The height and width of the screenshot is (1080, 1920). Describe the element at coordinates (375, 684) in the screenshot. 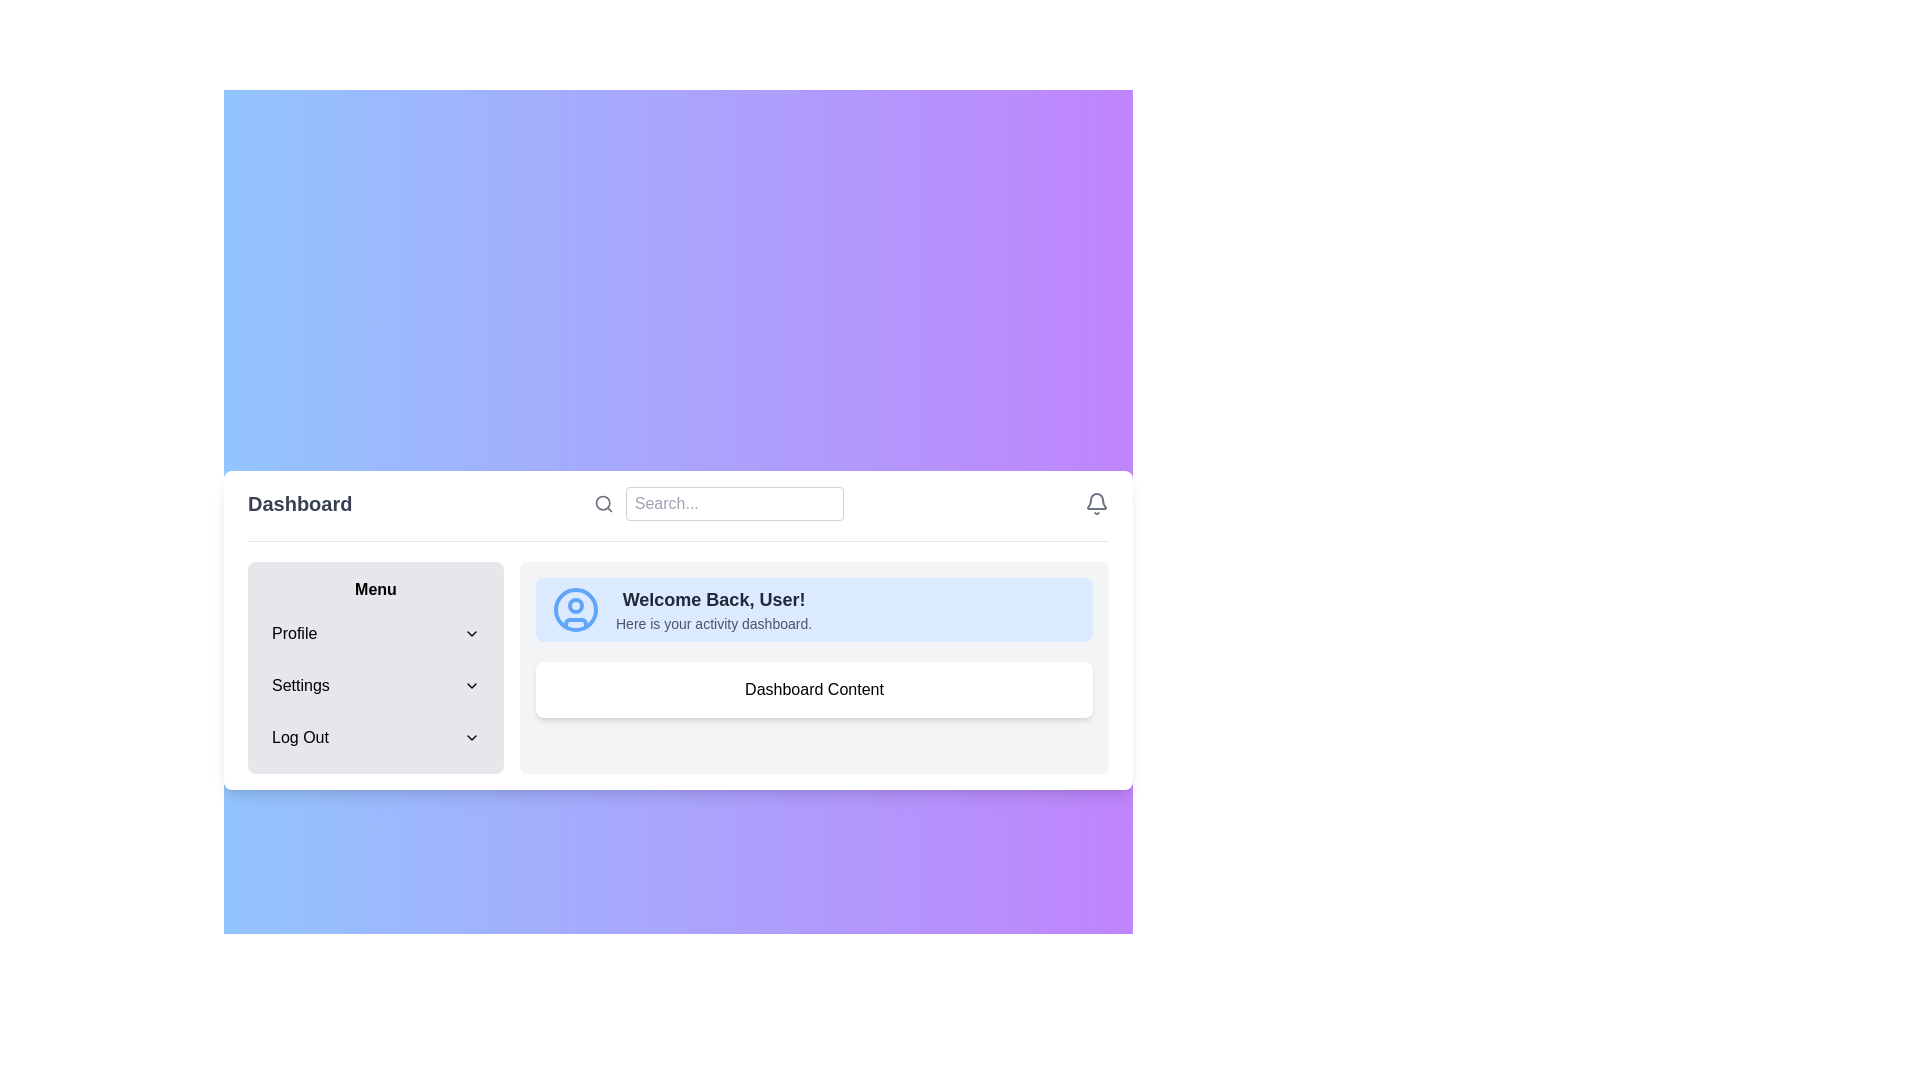

I see `the 'Settings' menu item in the sidebar` at that location.